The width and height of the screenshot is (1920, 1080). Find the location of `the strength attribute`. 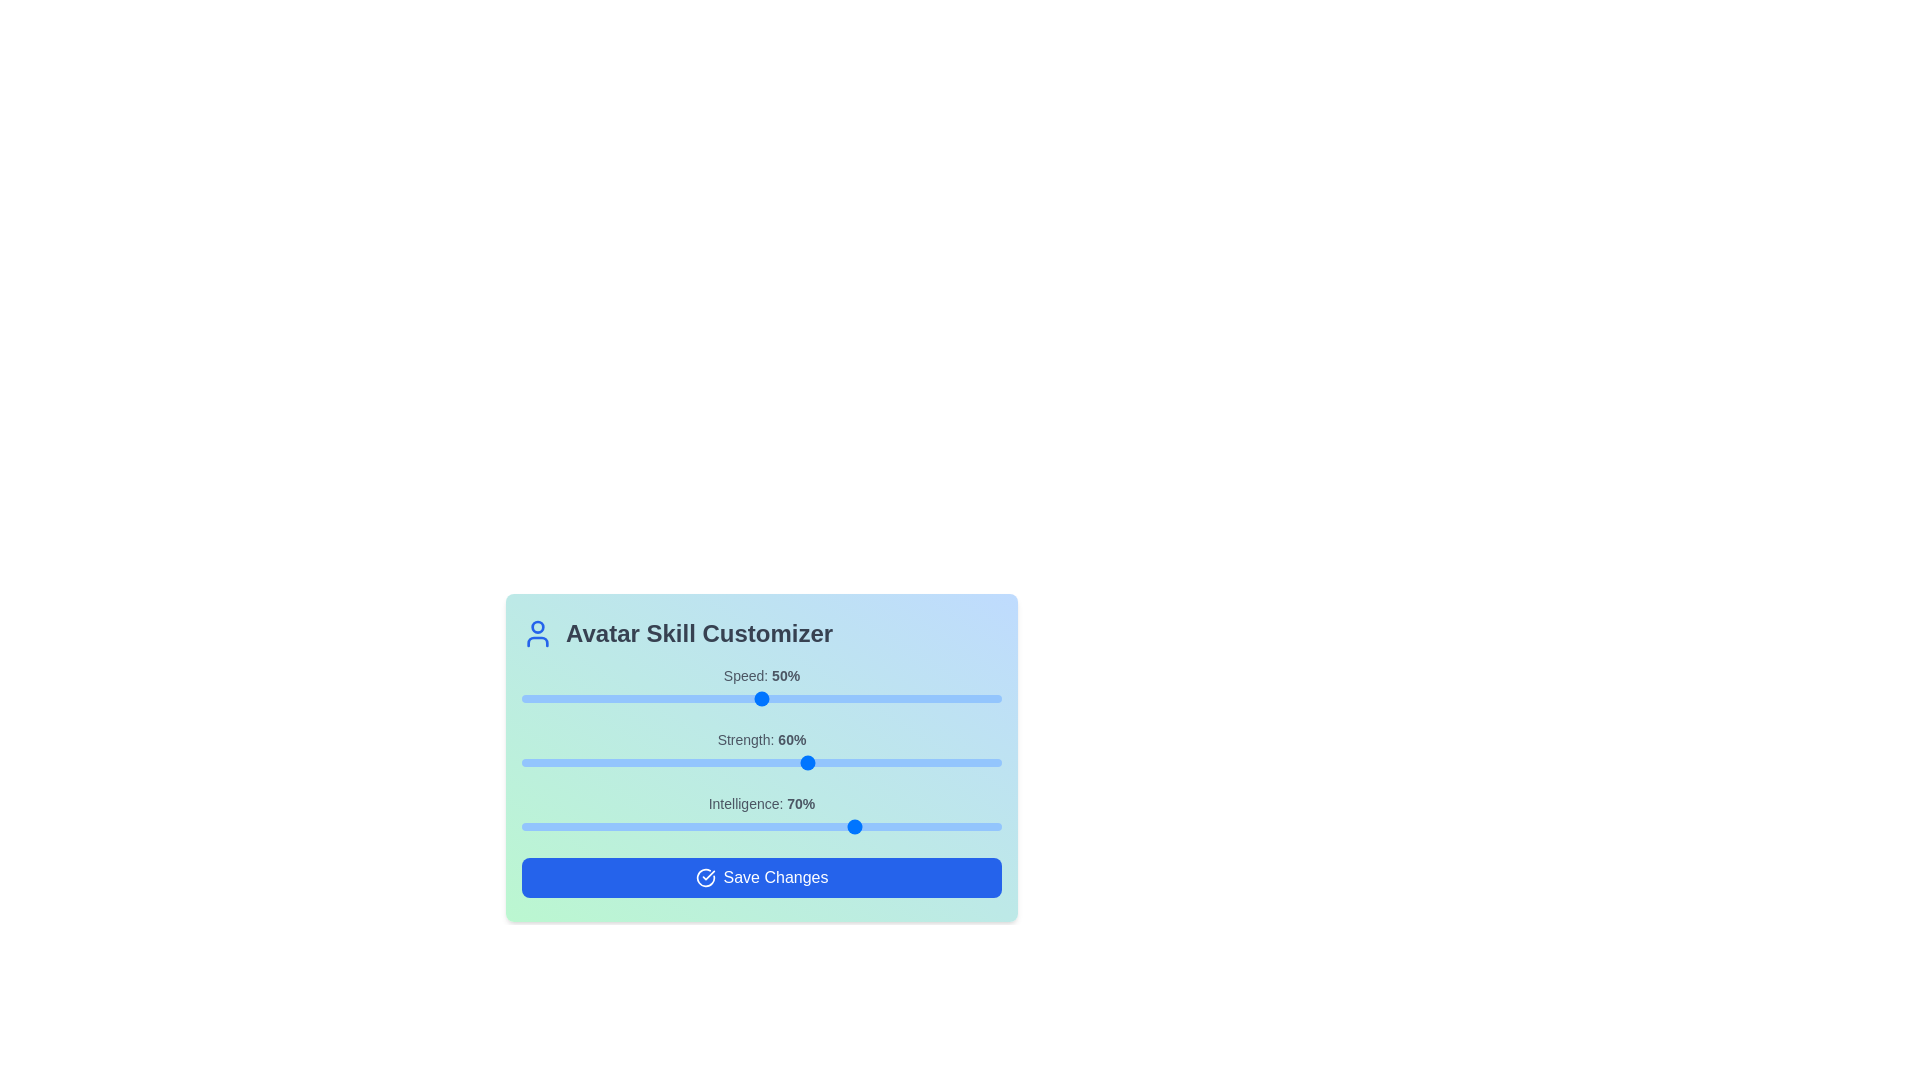

the strength attribute is located at coordinates (761, 763).